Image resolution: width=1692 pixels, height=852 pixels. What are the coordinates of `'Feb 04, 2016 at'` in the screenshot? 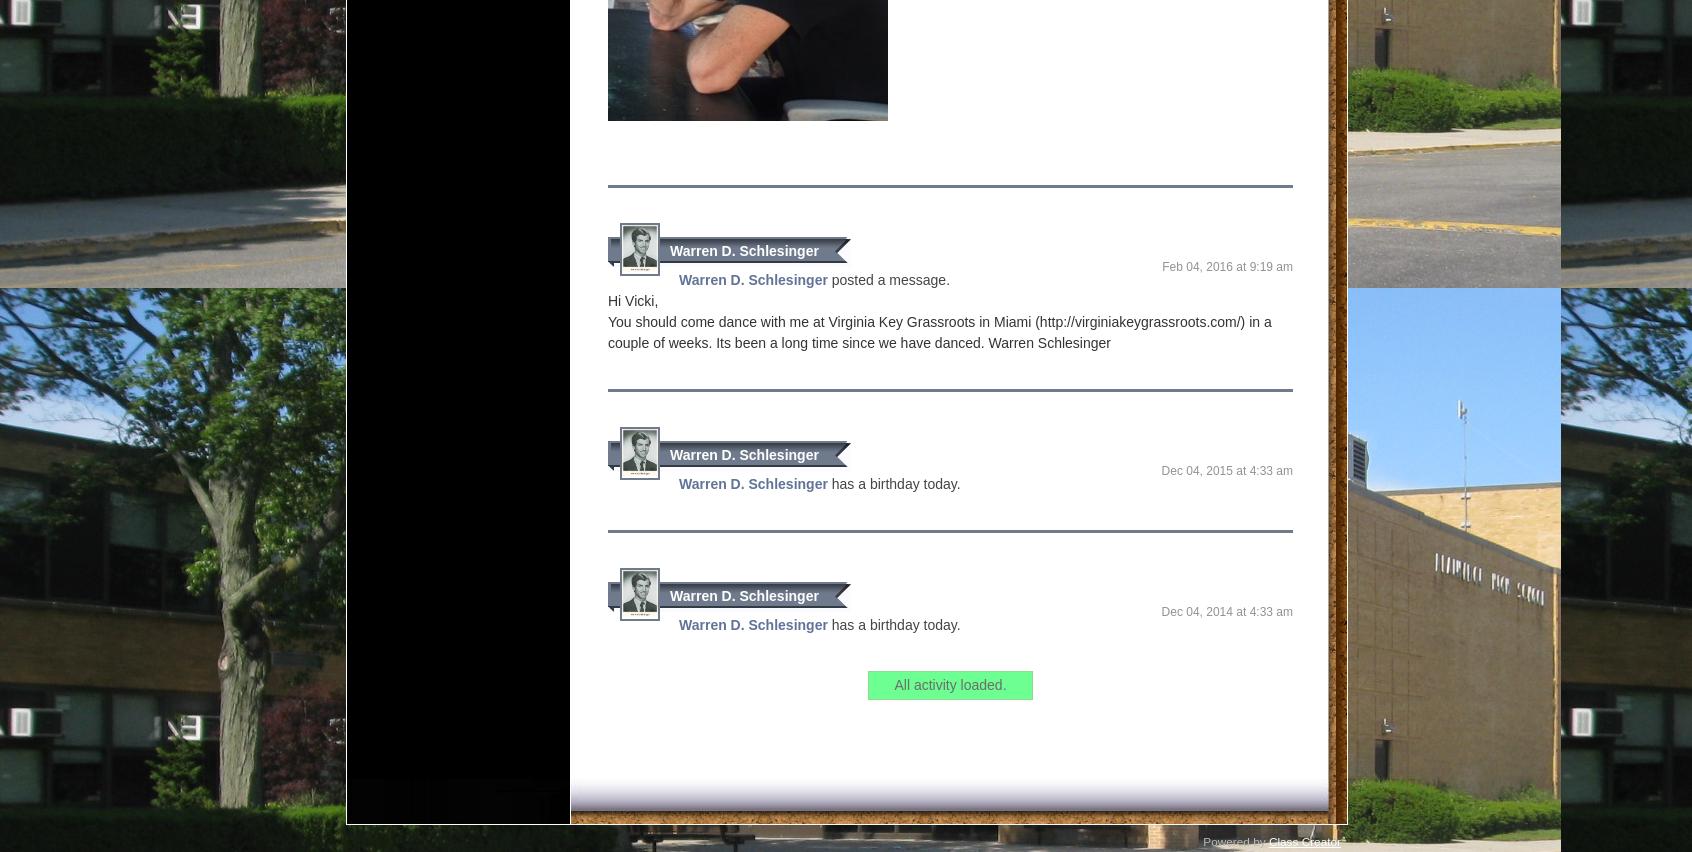 It's located at (1205, 265).